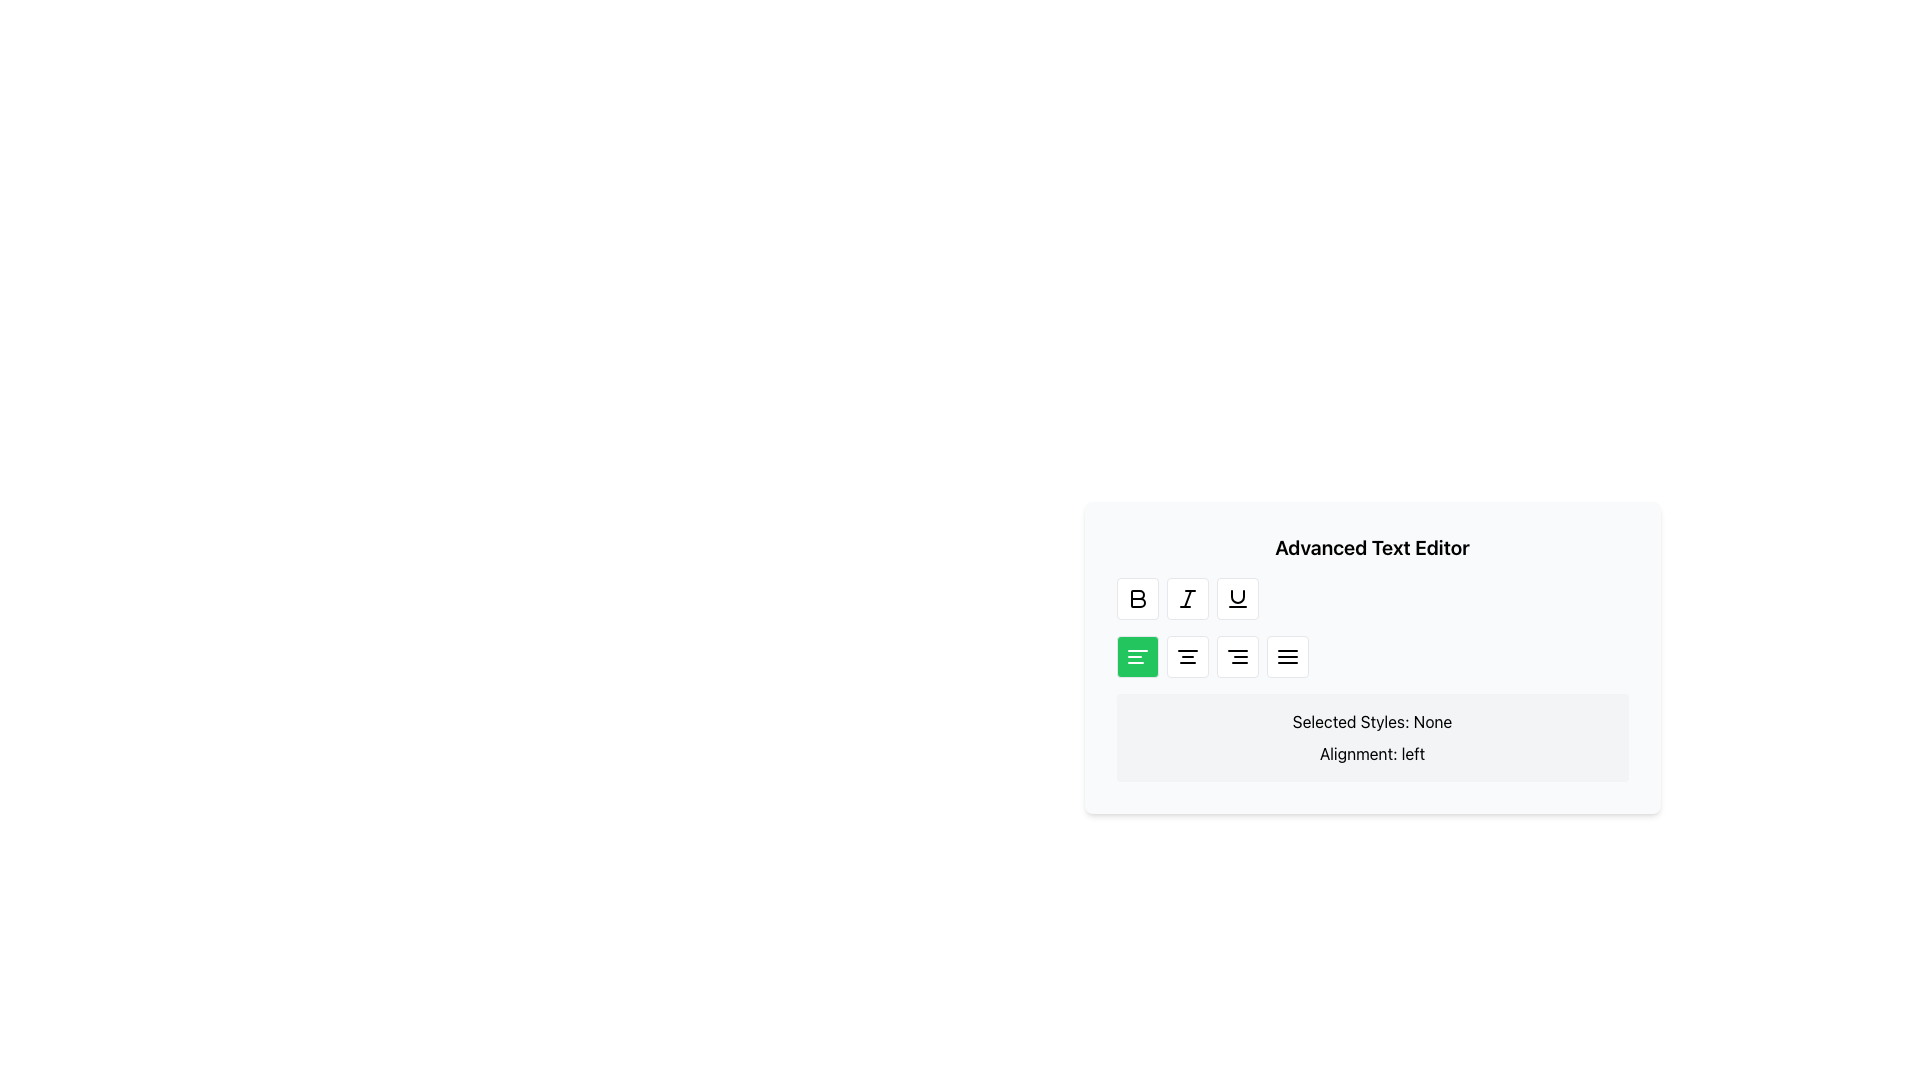 The image size is (1920, 1080). Describe the element at coordinates (1371, 656) in the screenshot. I see `the Horizontal Button Group in the Advanced Text Editor toolbar for accessibility navigation` at that location.